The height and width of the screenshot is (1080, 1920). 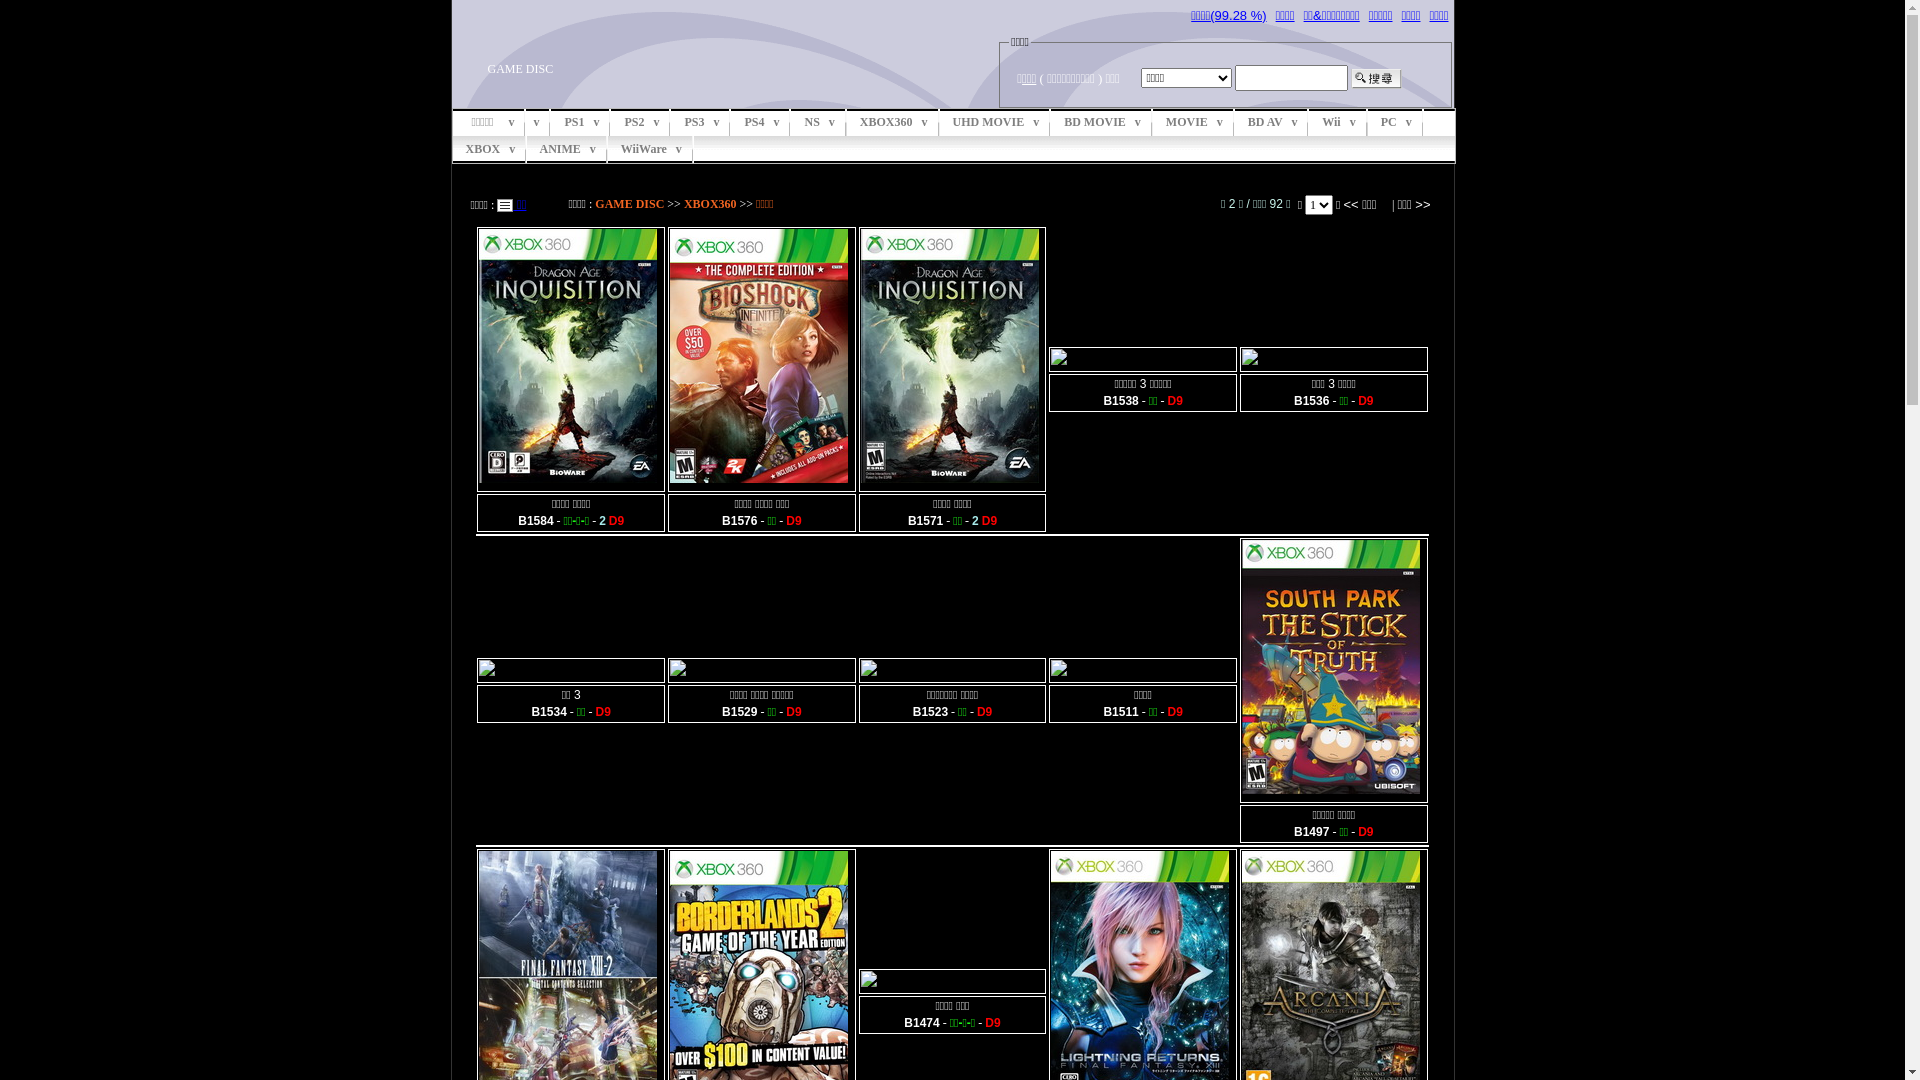 What do you see at coordinates (818, 122) in the screenshot?
I see `'  NS  '` at bounding box center [818, 122].